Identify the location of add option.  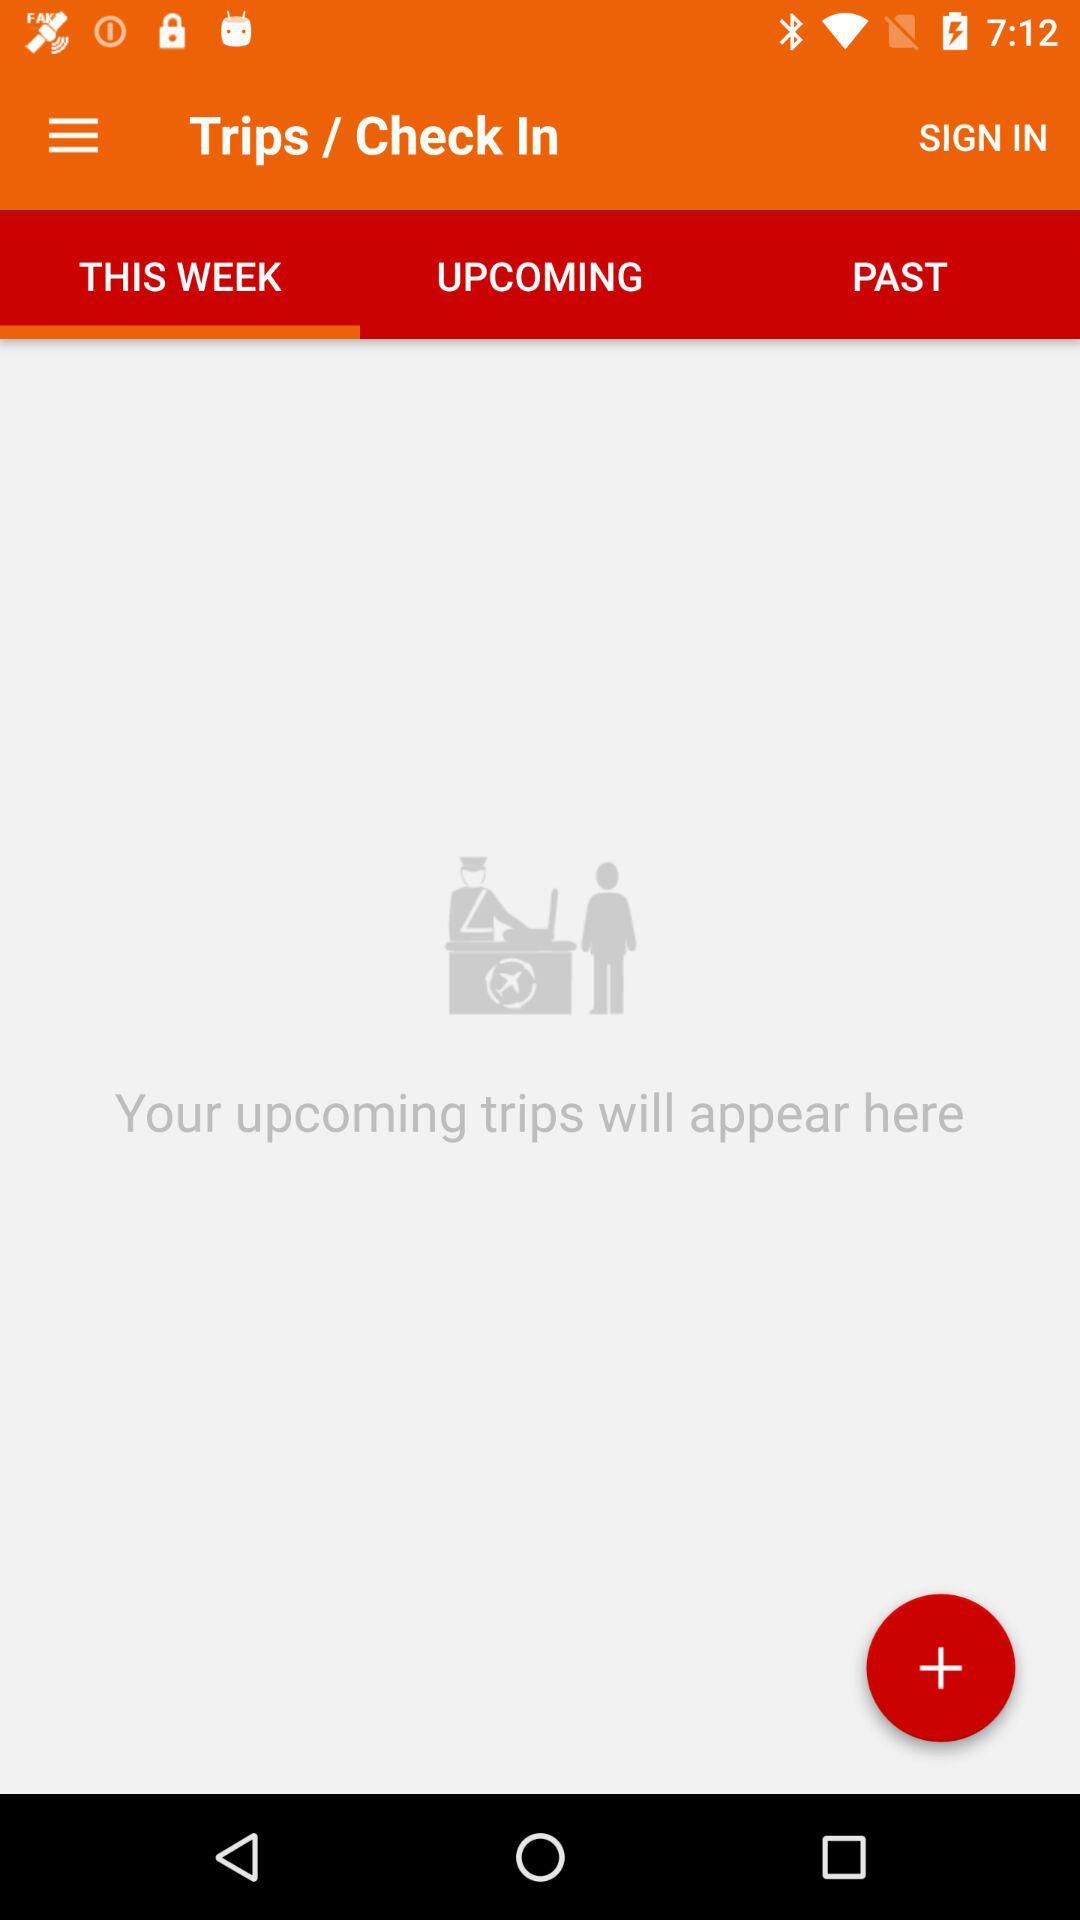
(940, 1675).